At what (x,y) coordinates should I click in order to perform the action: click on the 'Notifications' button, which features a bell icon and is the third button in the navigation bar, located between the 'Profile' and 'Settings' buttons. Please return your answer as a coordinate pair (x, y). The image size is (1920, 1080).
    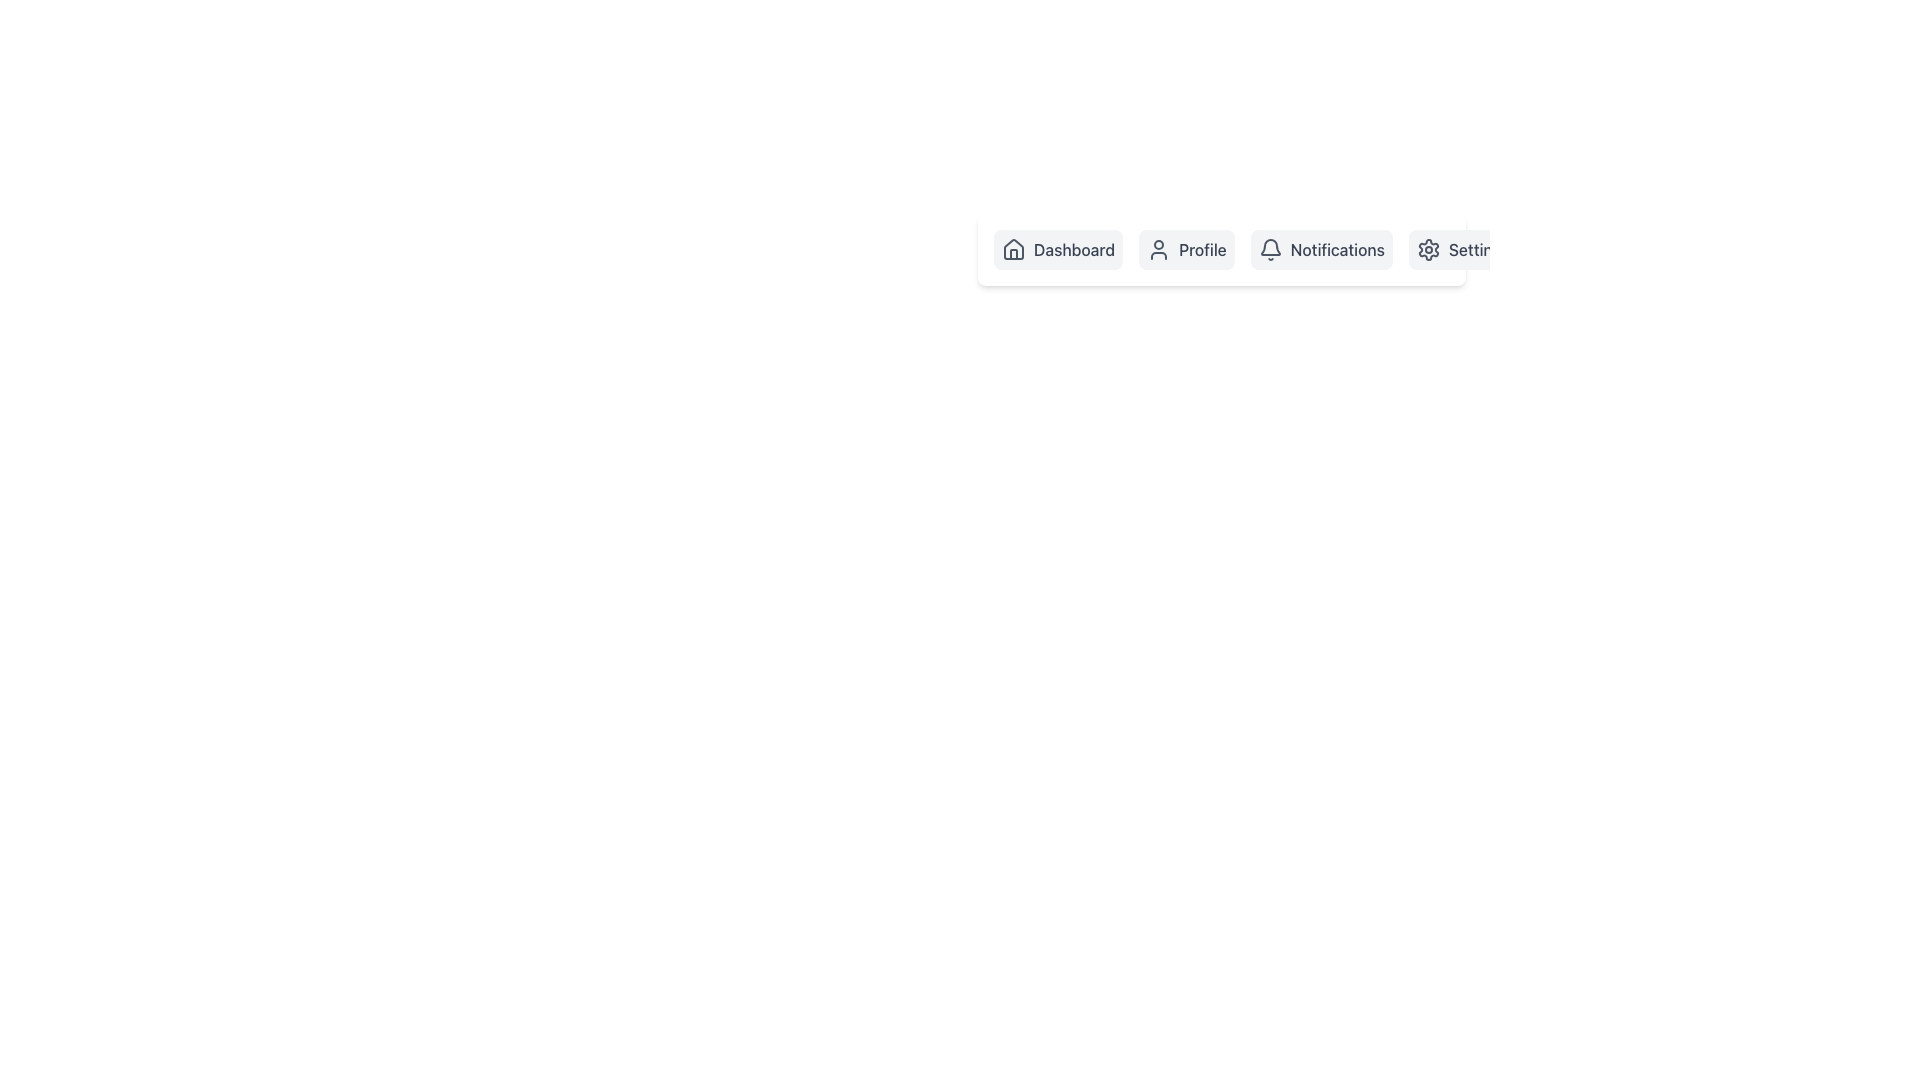
    Looking at the image, I should click on (1321, 249).